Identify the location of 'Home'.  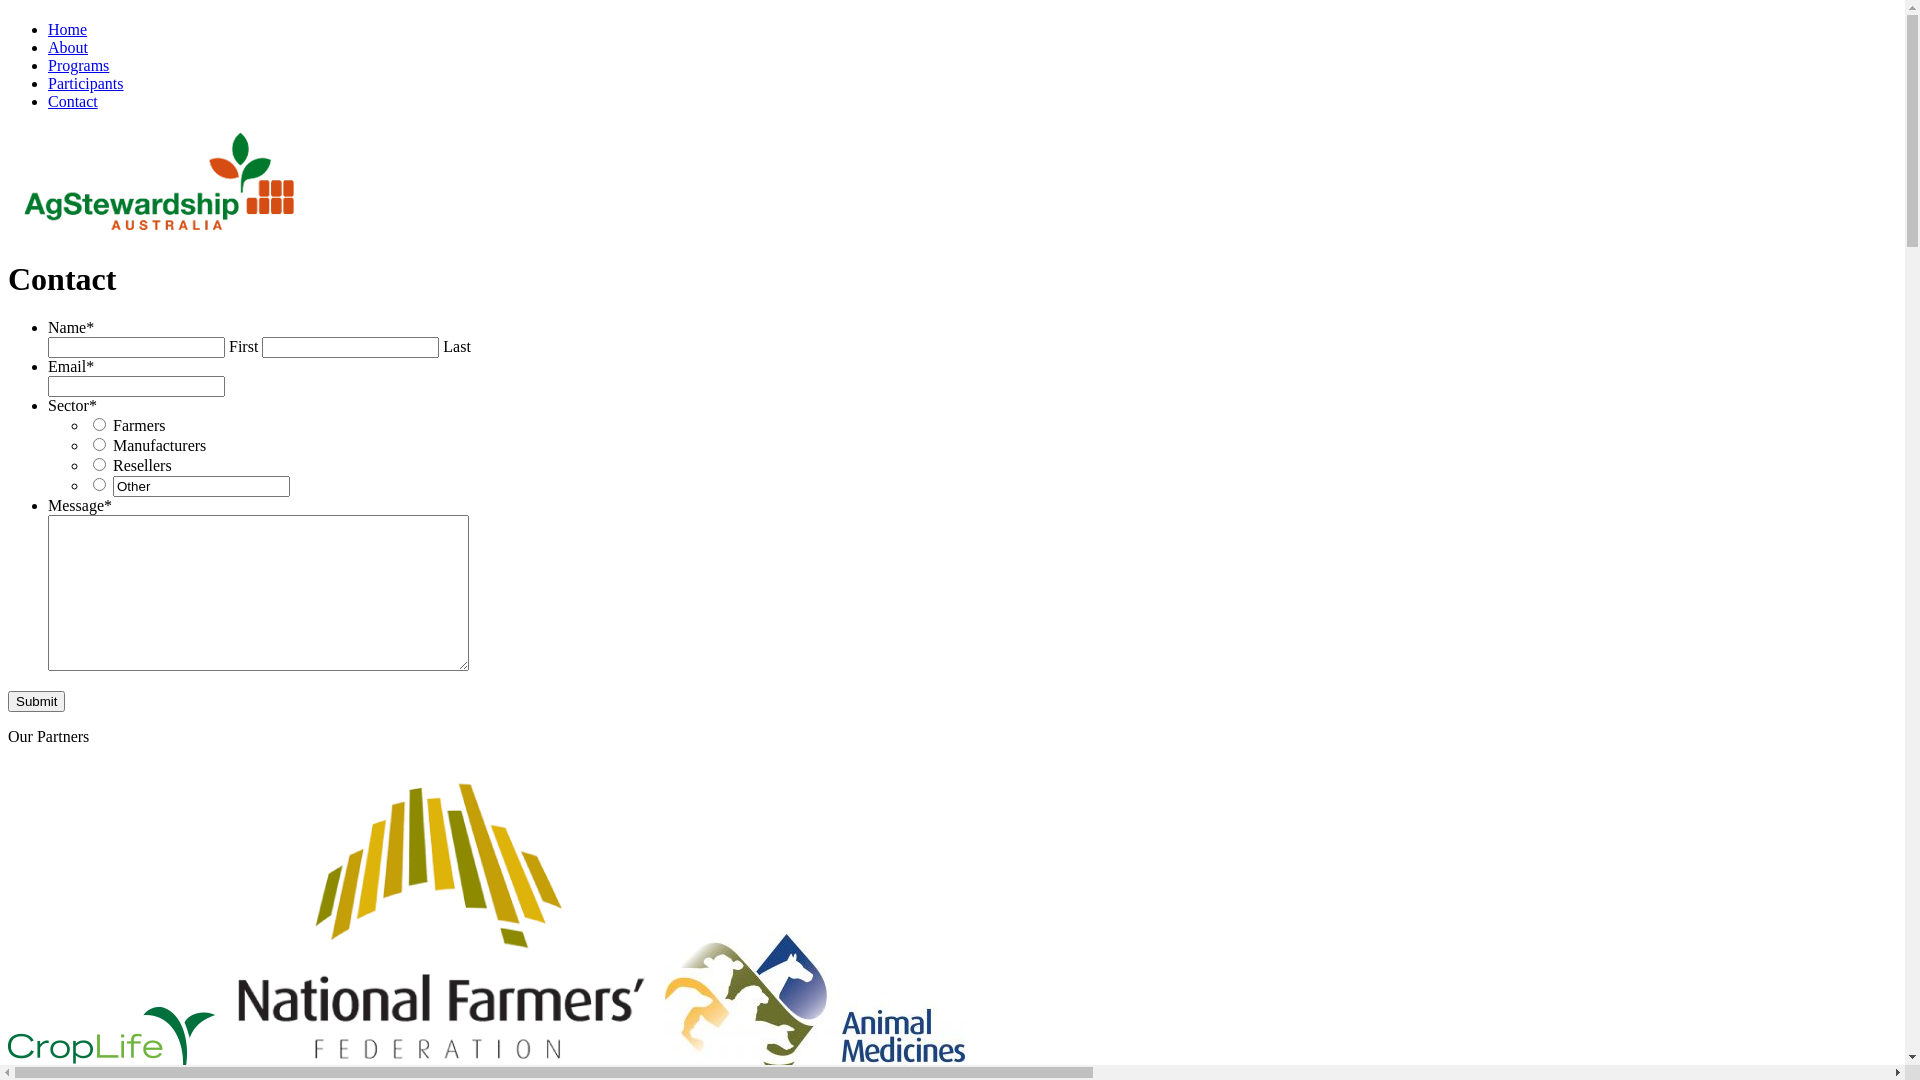
(67, 29).